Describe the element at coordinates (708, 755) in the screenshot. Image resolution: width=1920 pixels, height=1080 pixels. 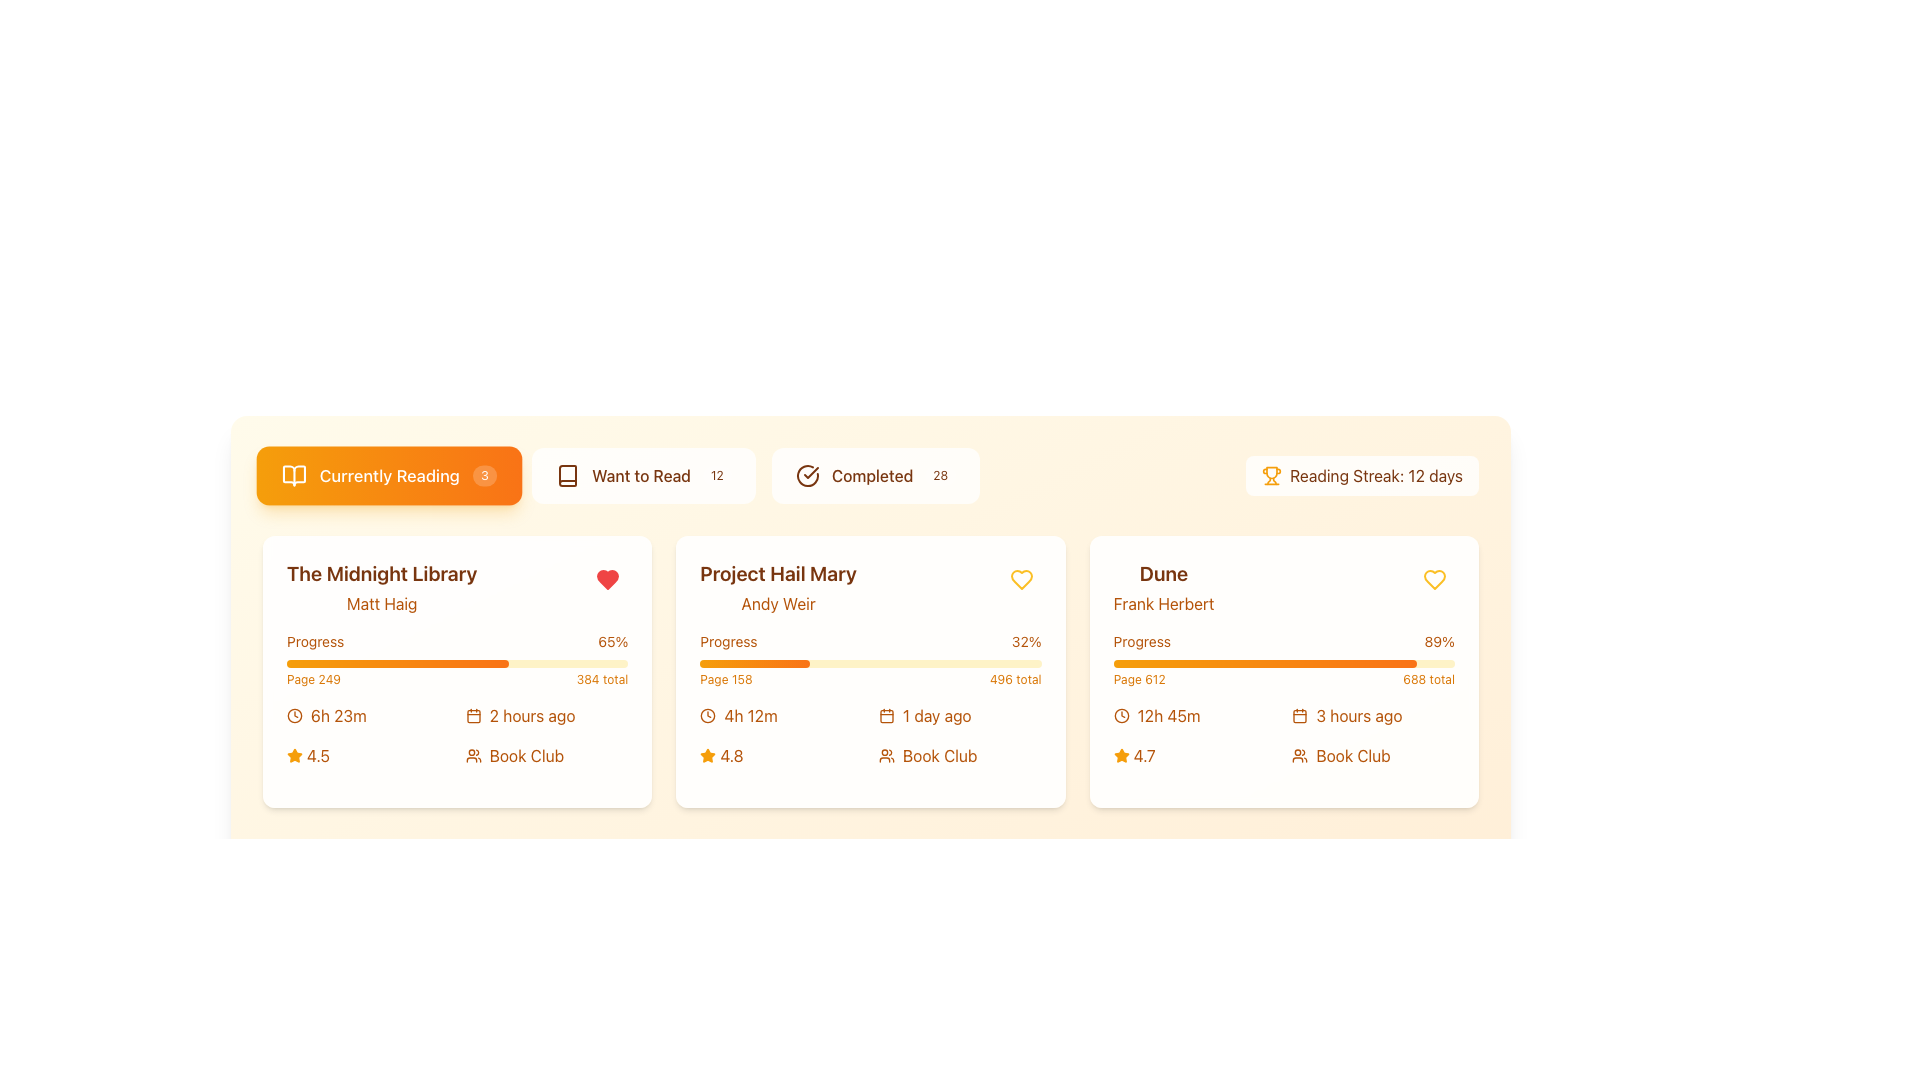
I see `the star icon representing the rating for the 'Project Hail Mary' card, located in the lower-left area below the progress bar and adjacent to the rating value '4.8'` at that location.